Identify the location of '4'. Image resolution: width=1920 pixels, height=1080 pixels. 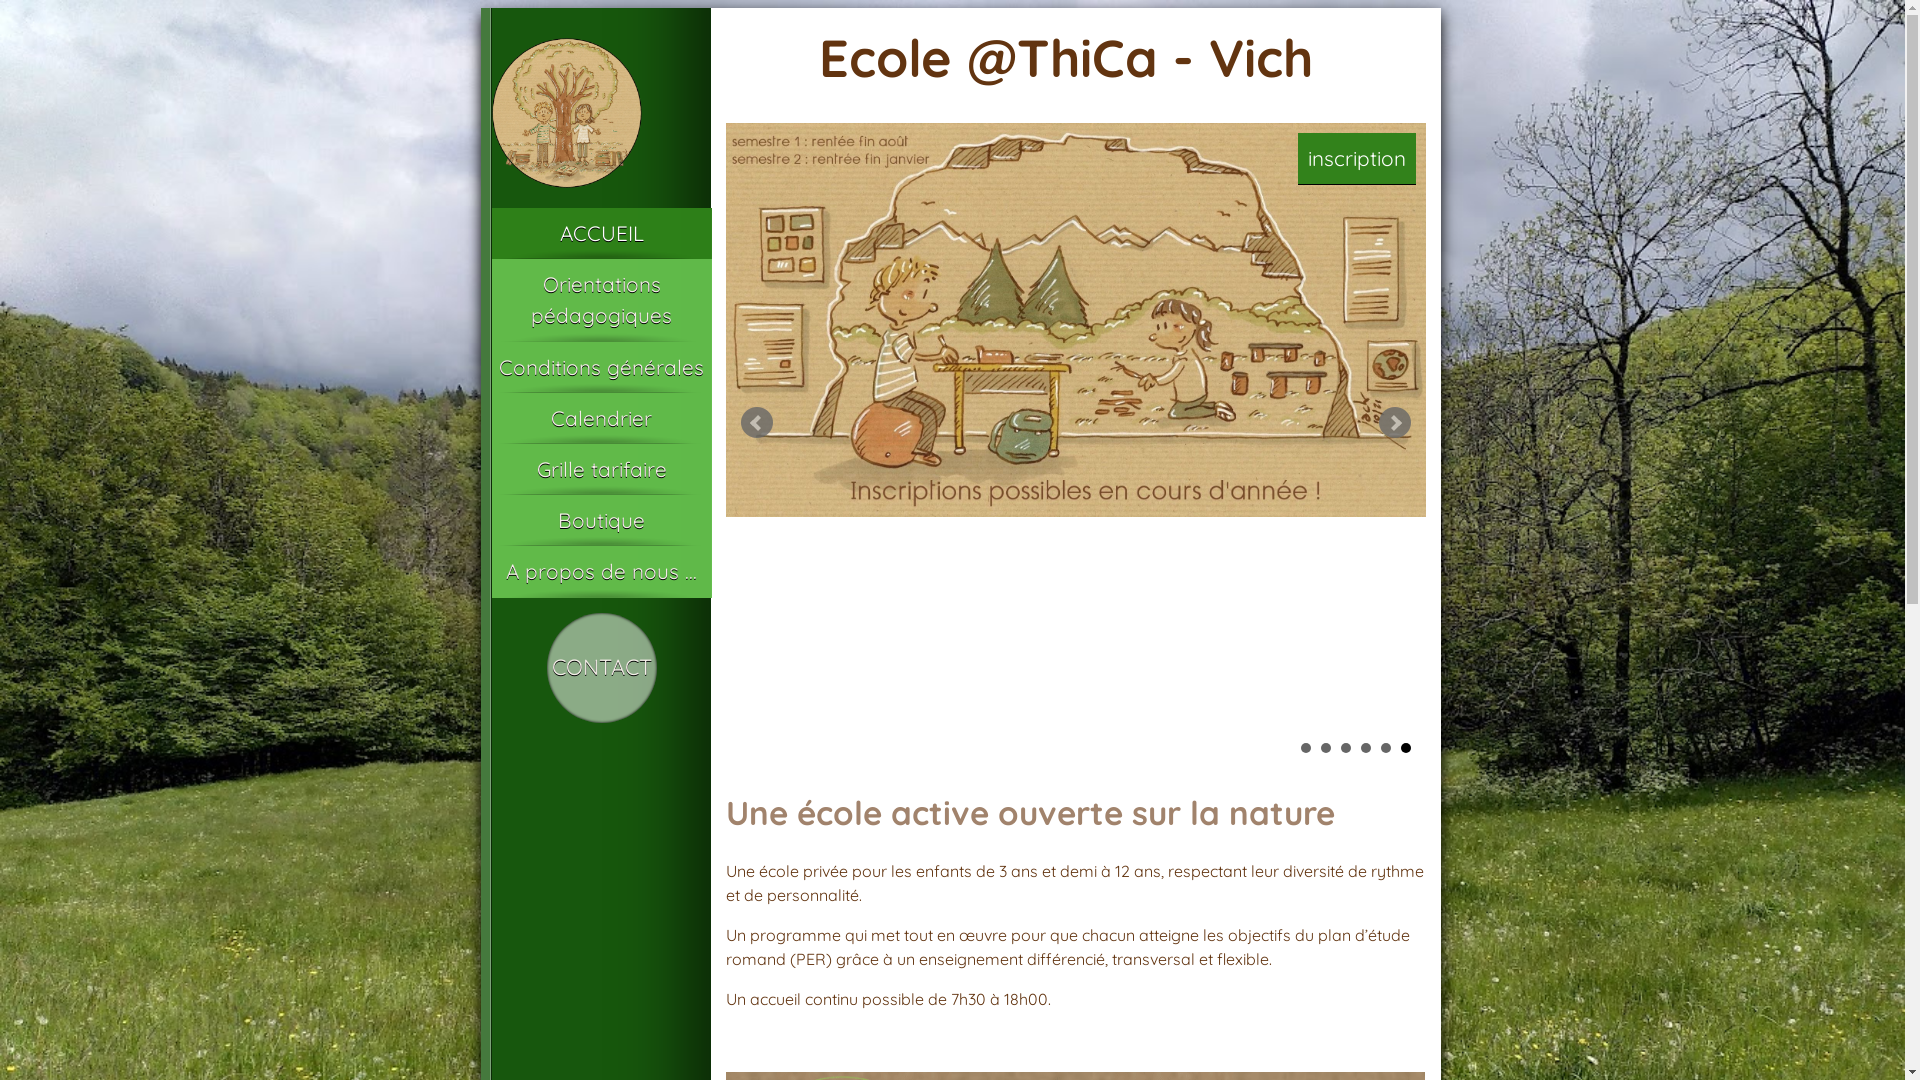
(1363, 748).